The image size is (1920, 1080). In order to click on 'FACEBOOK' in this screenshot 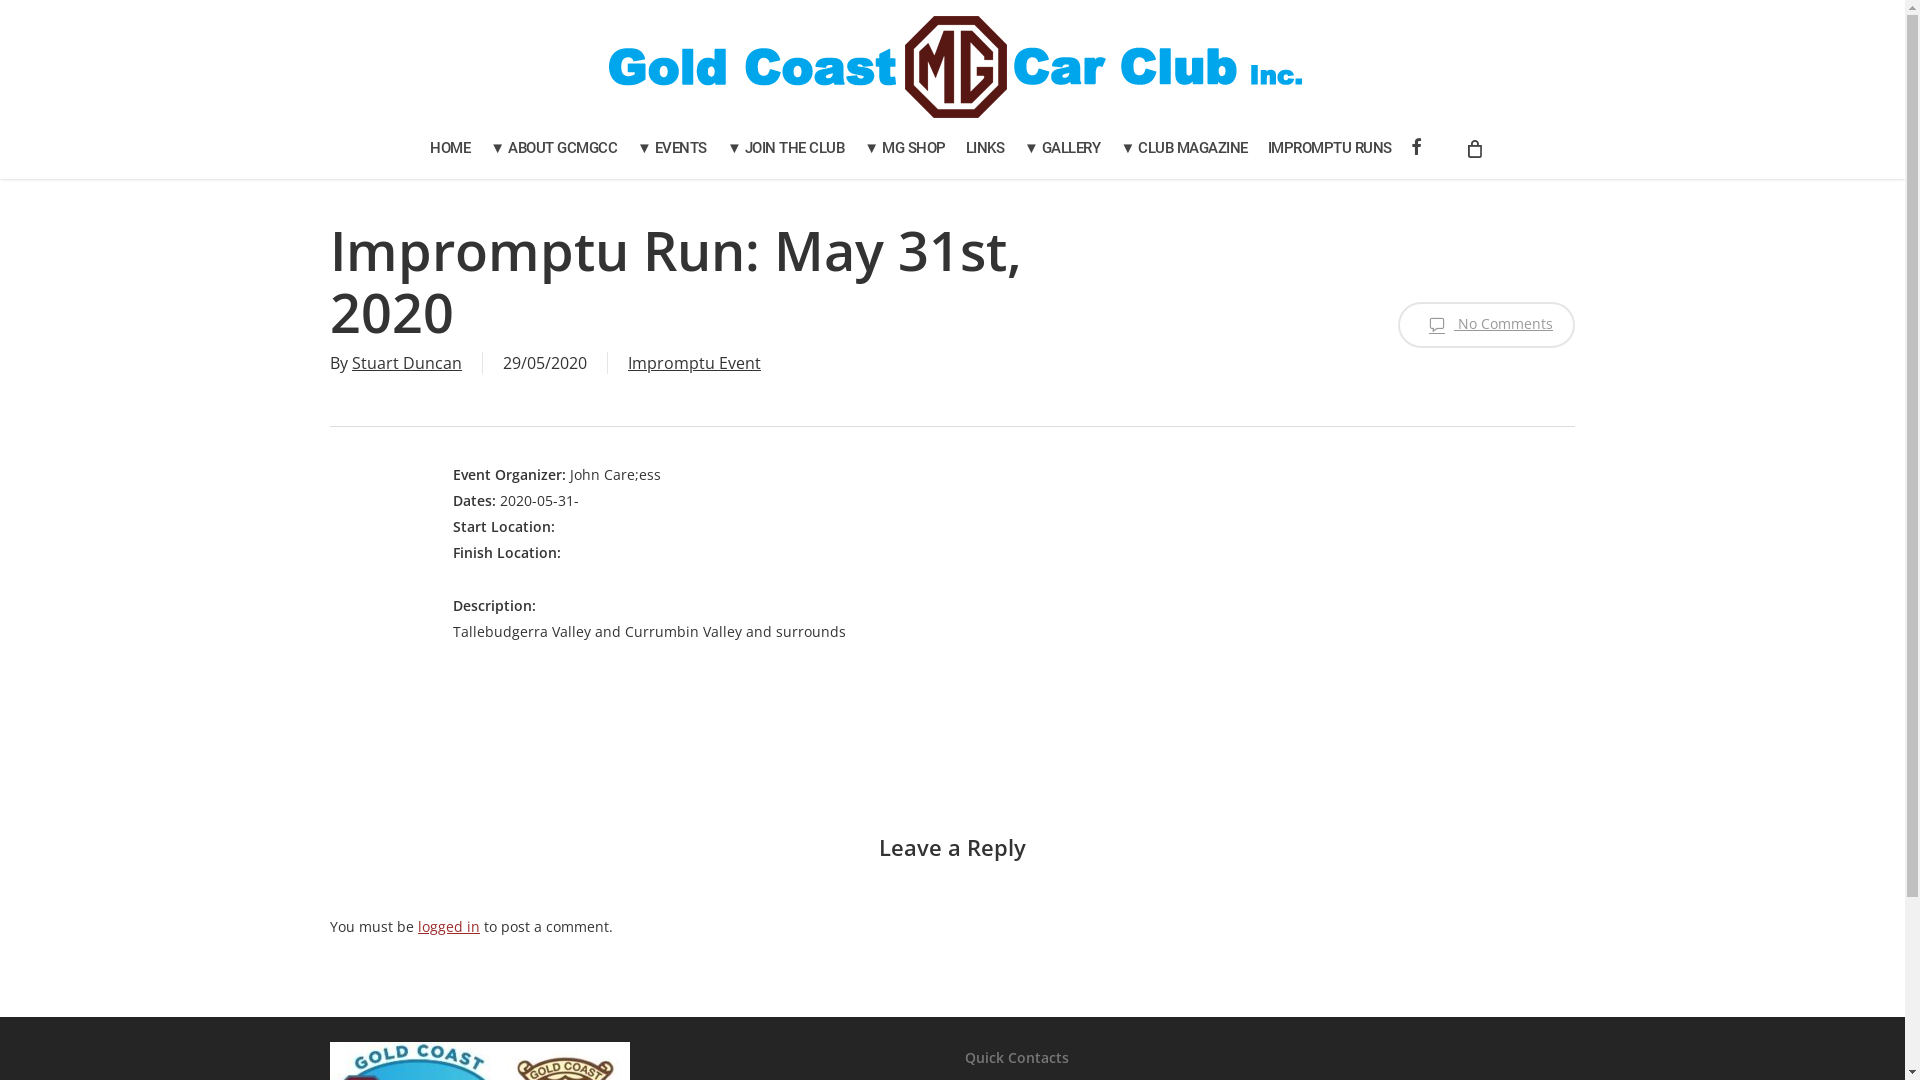, I will do `click(1400, 146)`.